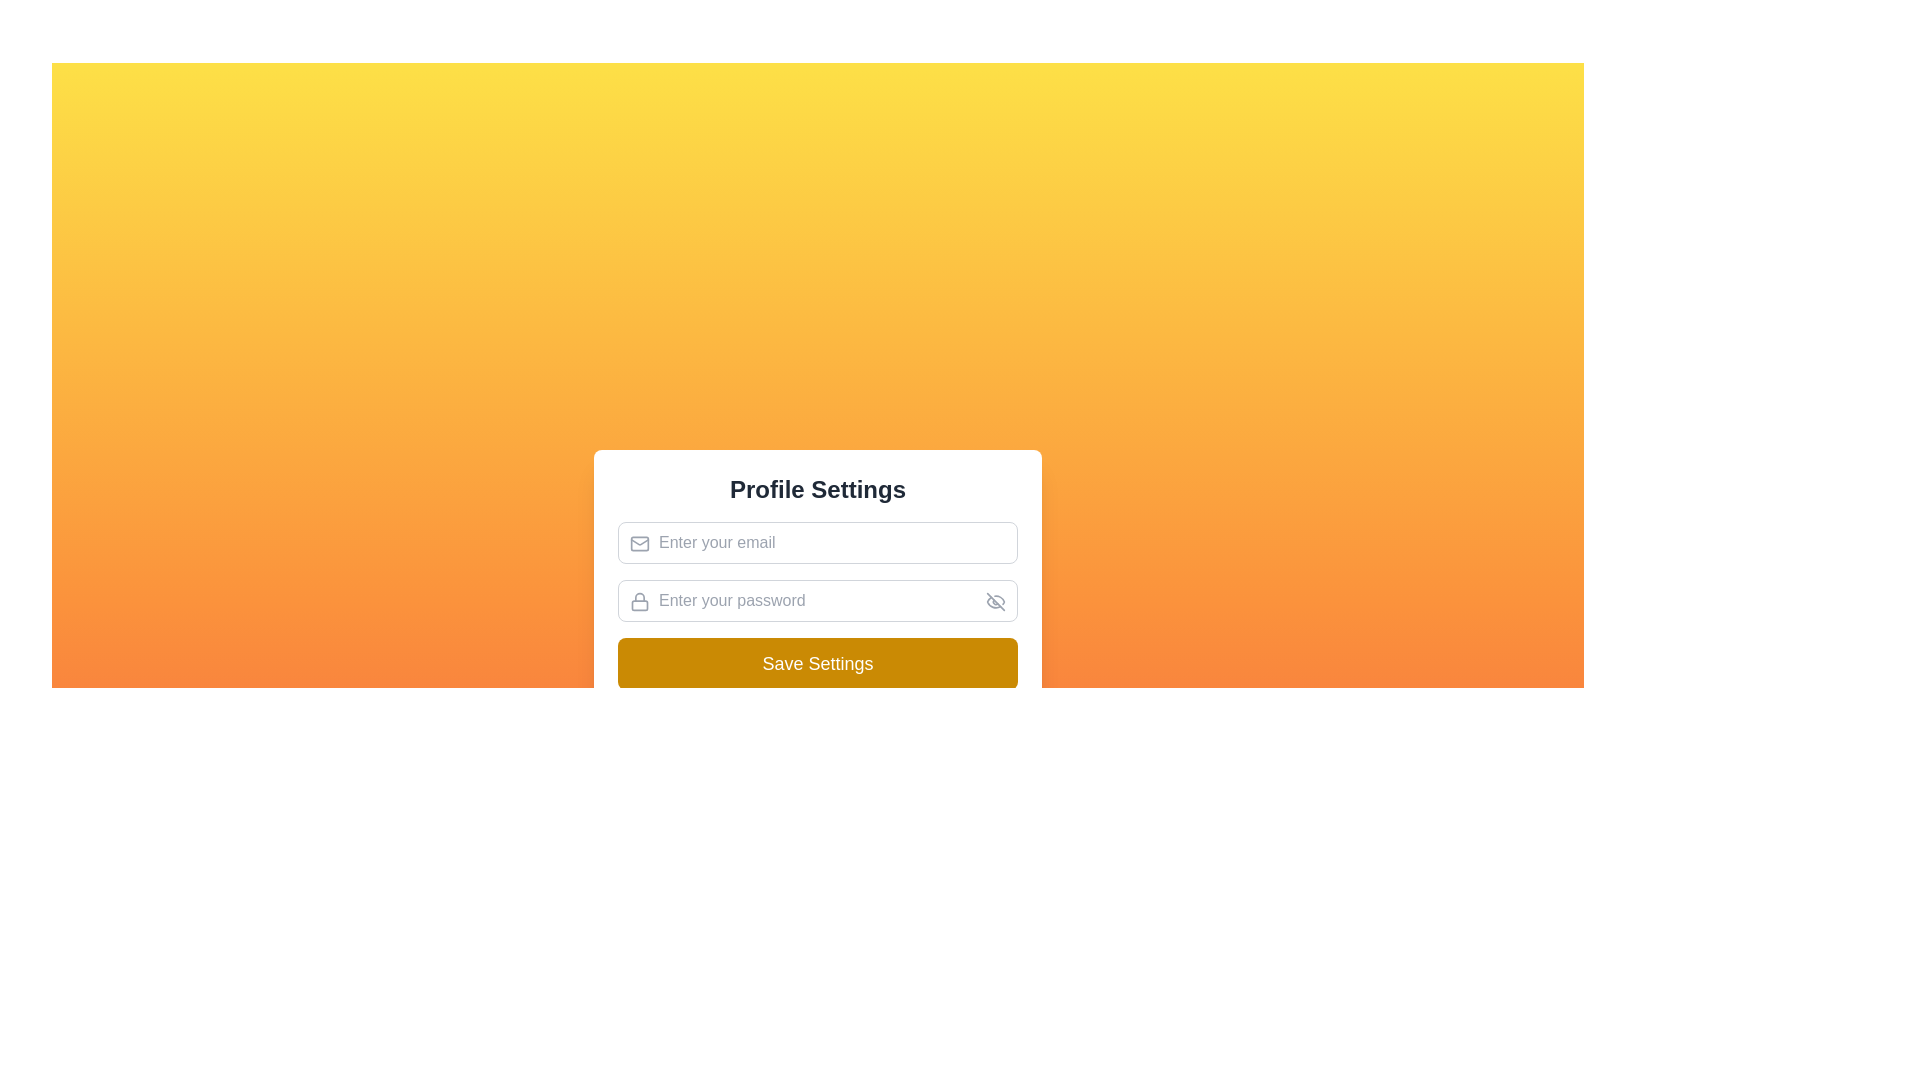  I want to click on the 'Profile Settings' text label for accessibility purposes, so click(817, 489).